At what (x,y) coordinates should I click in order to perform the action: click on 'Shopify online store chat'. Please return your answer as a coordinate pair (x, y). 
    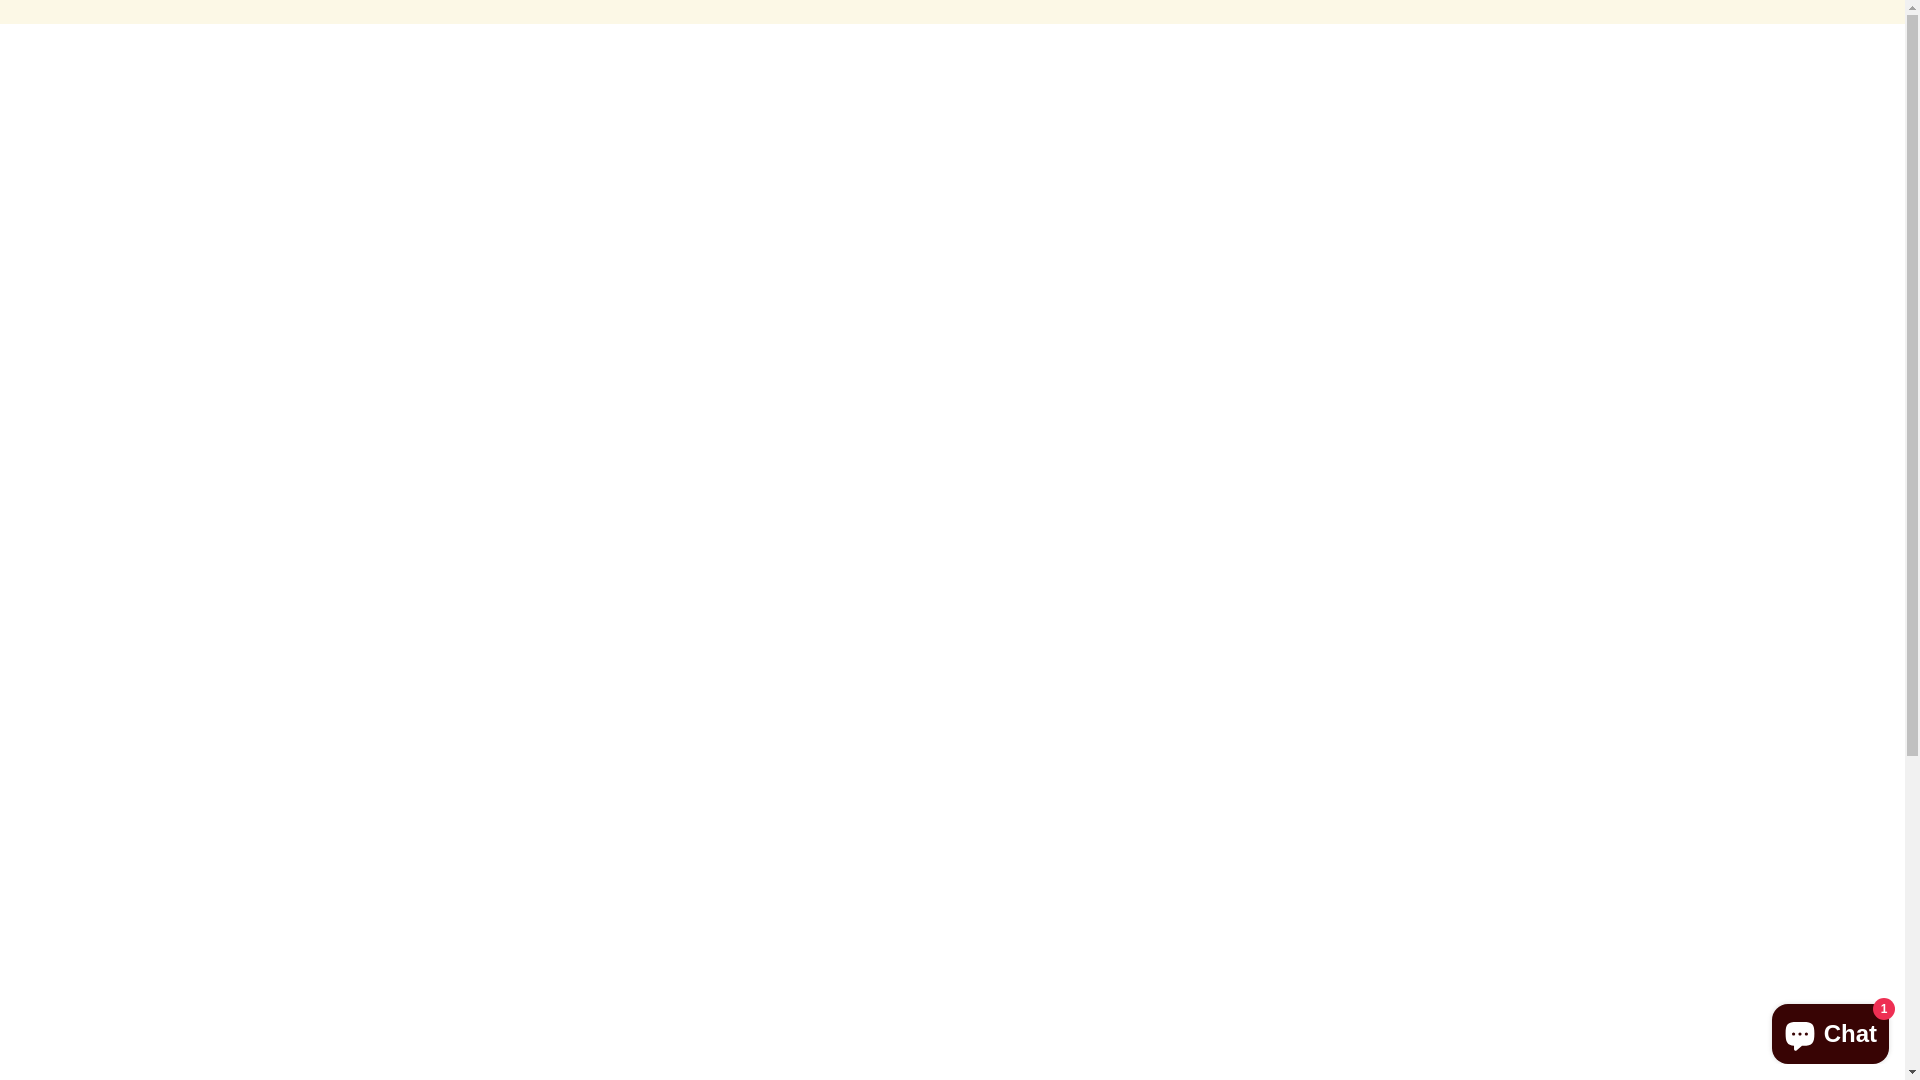
    Looking at the image, I should click on (1830, 1029).